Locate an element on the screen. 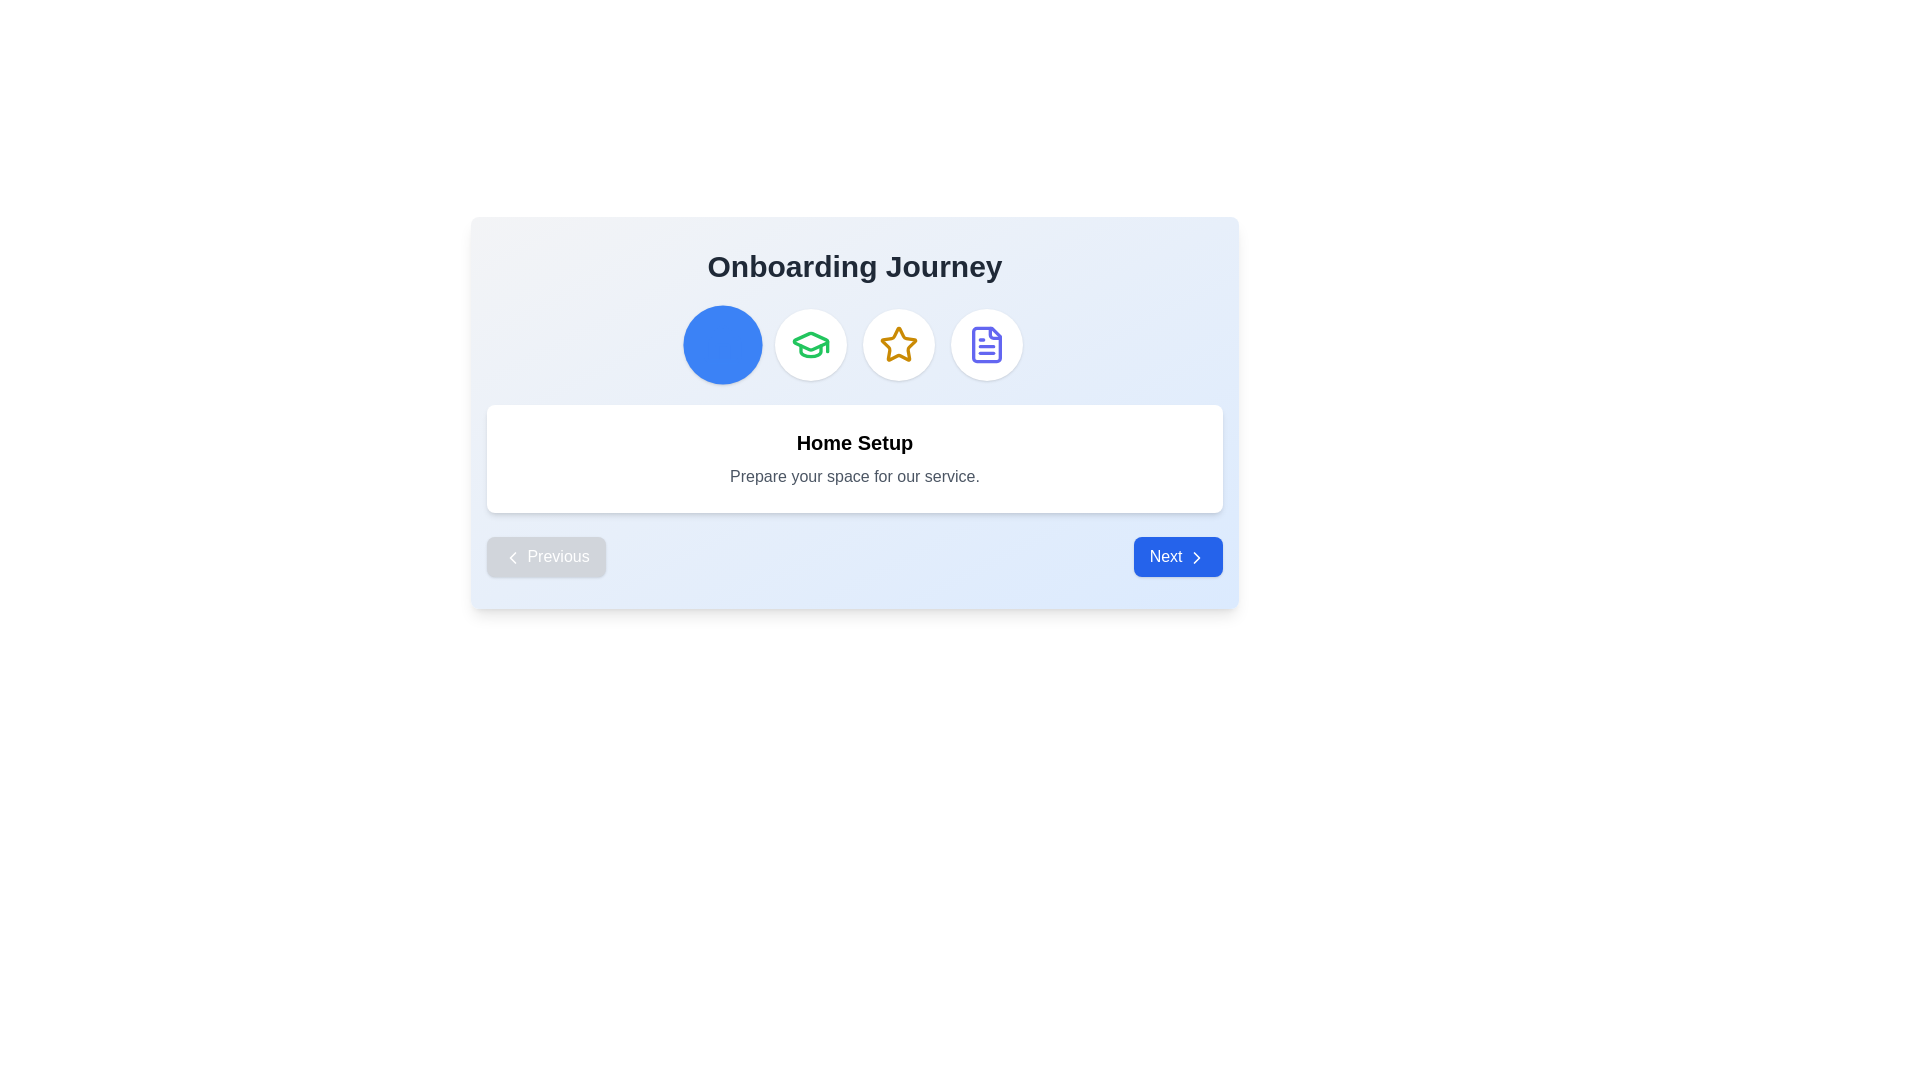 The width and height of the screenshot is (1920, 1080). the fourth circular button icon in the Onboarding Journey section, which represents an option related to documents or files, located to the right of the star icon is located at coordinates (987, 343).